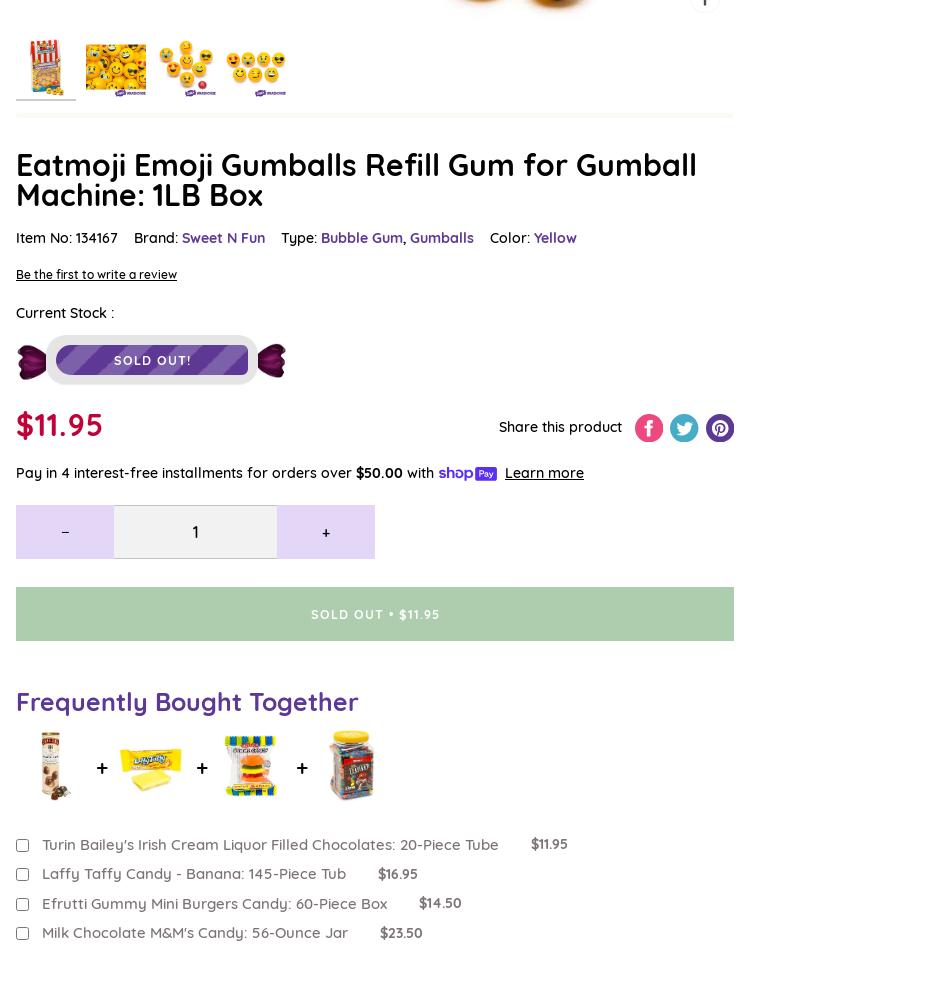 The width and height of the screenshot is (926, 985). I want to click on 'Kosher Candy', so click(15, 290).